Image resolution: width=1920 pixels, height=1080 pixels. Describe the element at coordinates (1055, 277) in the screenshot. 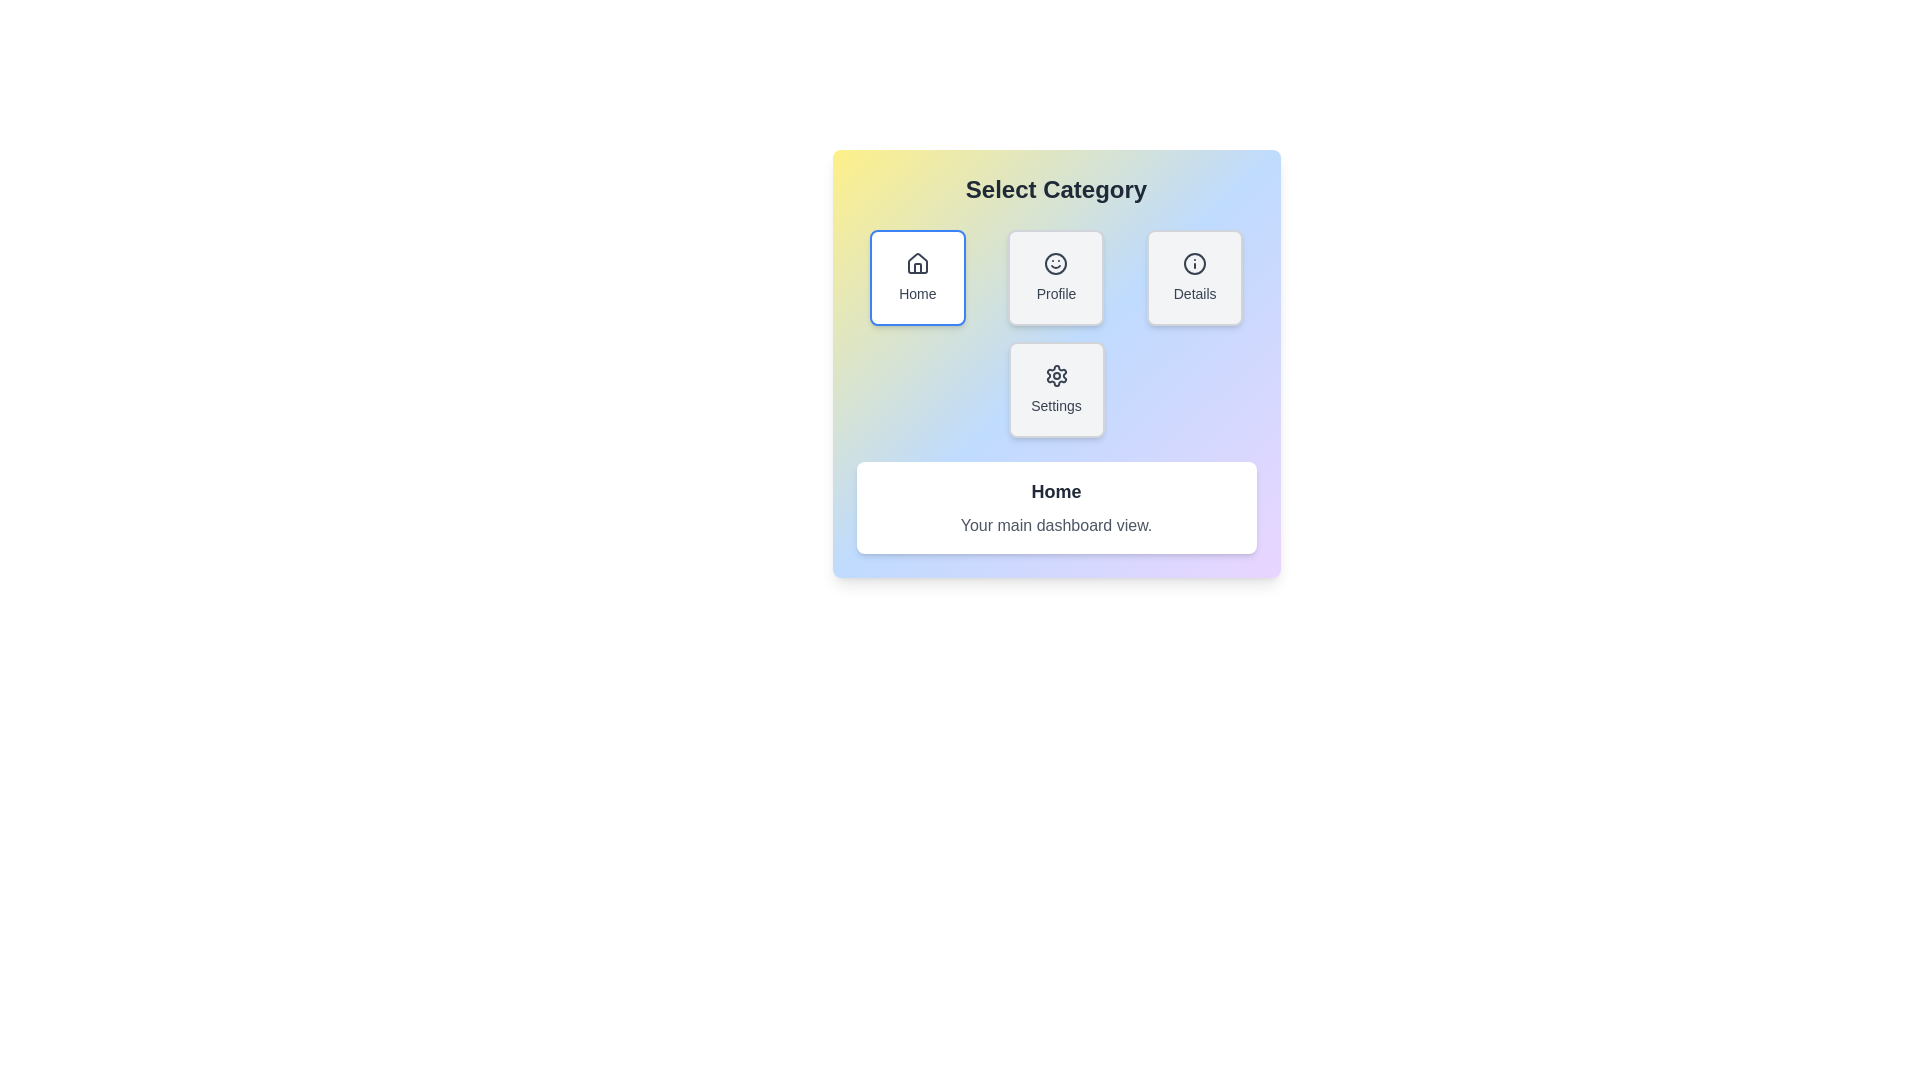

I see `the 'Profile' button` at that location.